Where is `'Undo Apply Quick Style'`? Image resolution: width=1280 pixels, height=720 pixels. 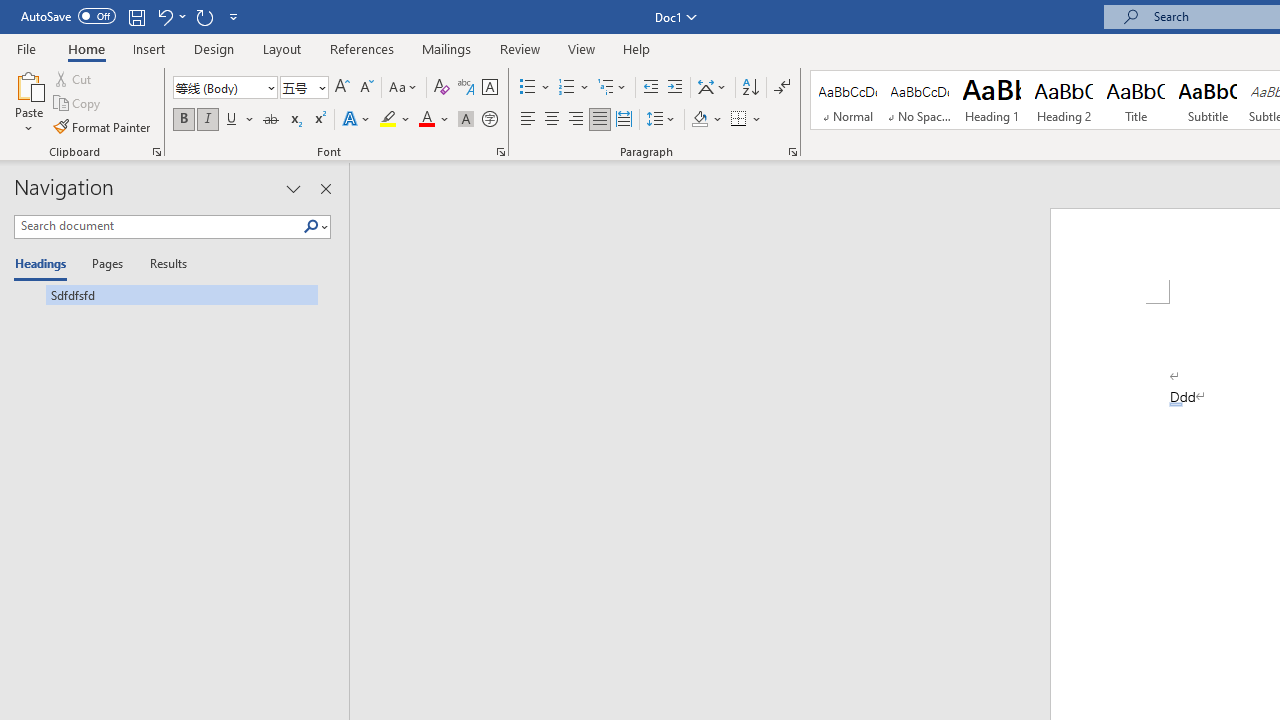 'Undo Apply Quick Style' is located at coordinates (164, 16).